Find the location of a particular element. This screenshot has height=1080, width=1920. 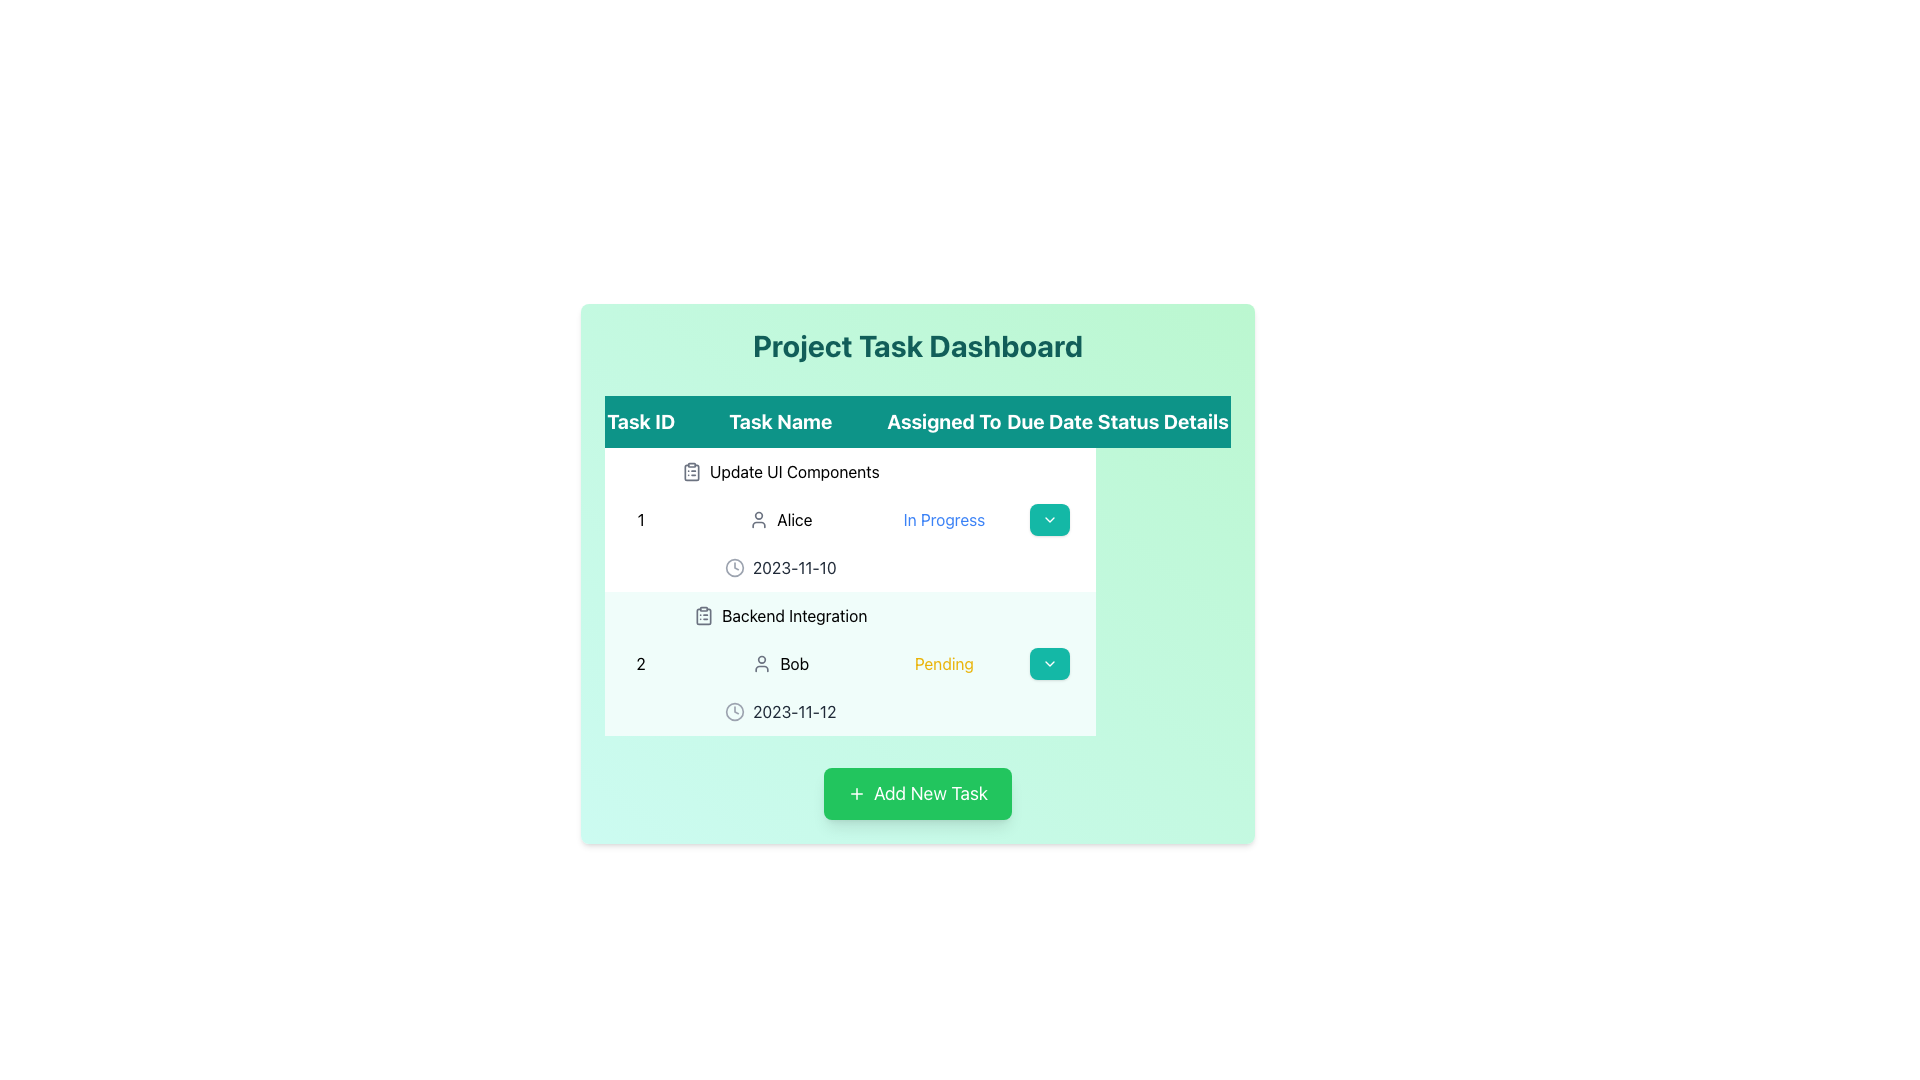

the teal button with a downward-facing arrow icon in the 'Details' column of the 'Backend Integration' task row is located at coordinates (1049, 663).